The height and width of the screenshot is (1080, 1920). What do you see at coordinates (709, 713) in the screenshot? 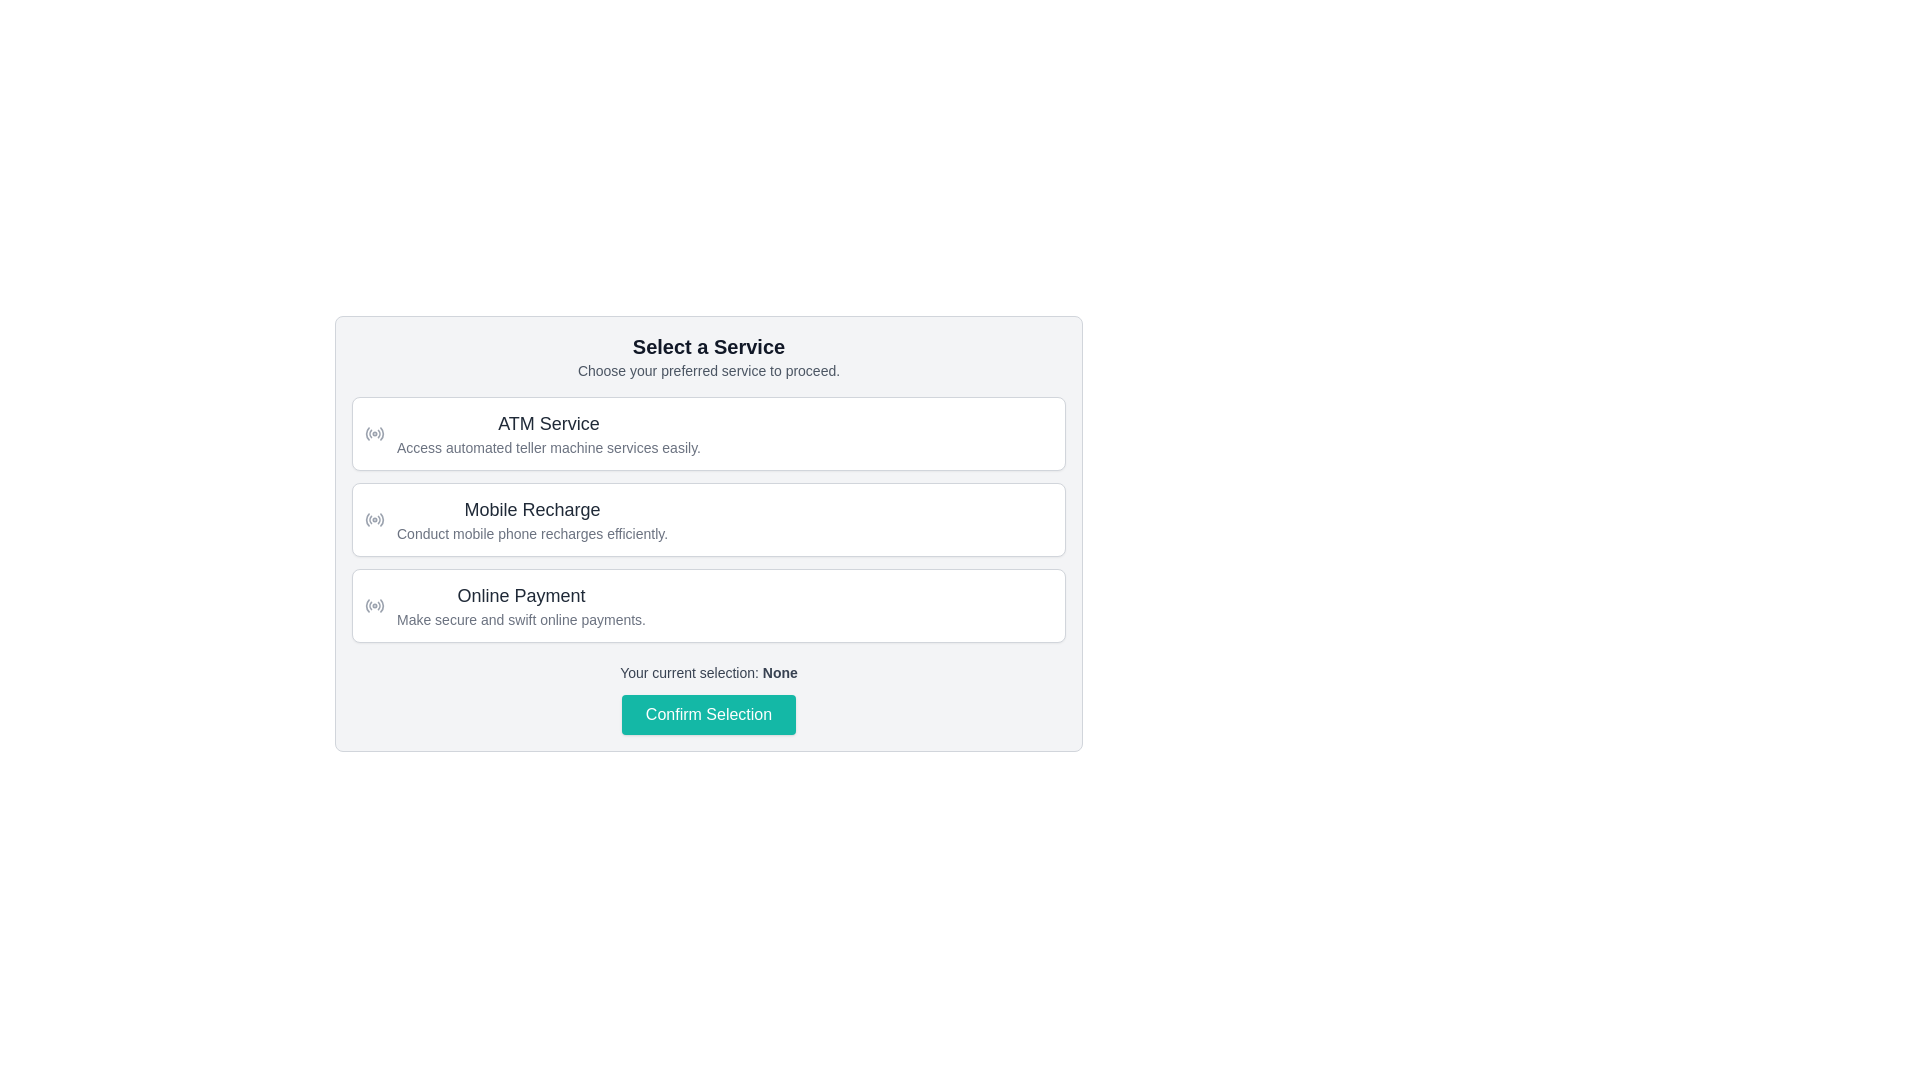
I see `the teal button labeled 'Confirm Selection'` at bounding box center [709, 713].